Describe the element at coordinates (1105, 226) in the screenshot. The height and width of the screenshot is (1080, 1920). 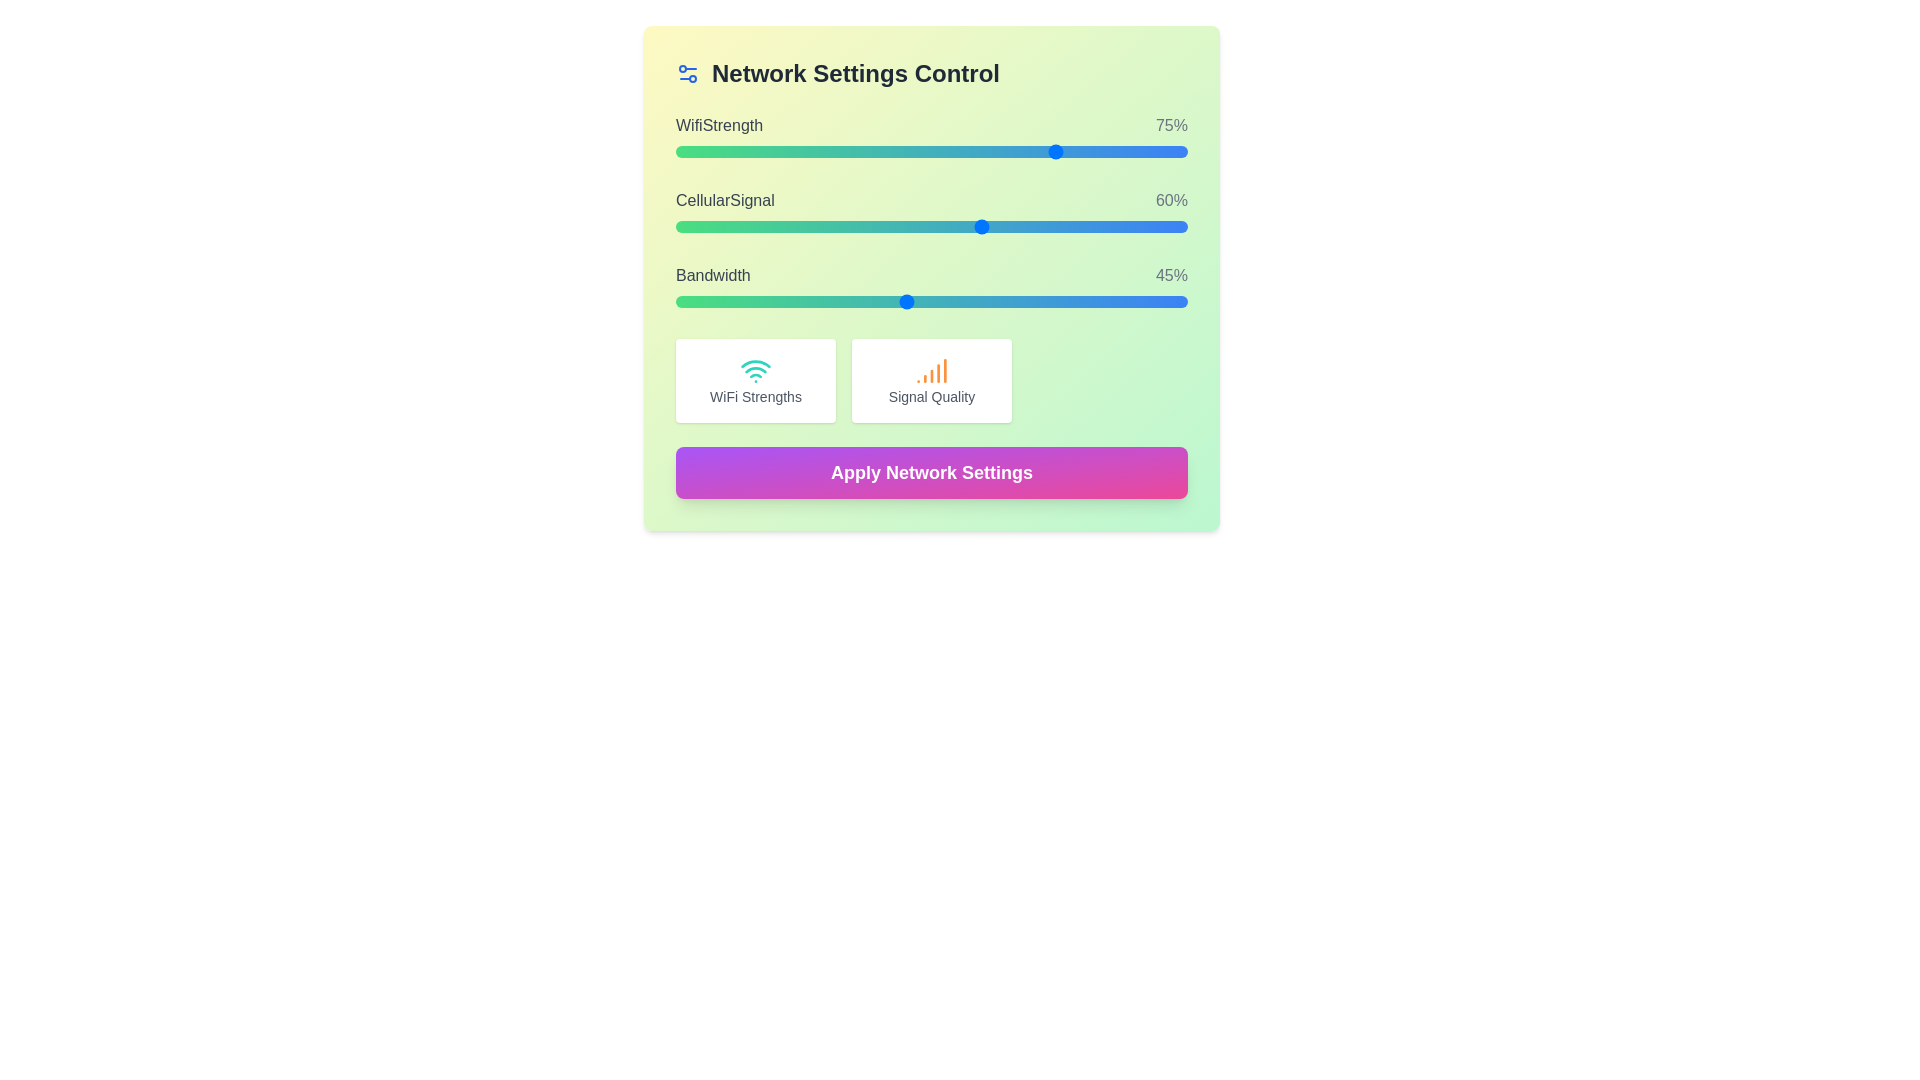
I see `the Cellular Signal slider` at that location.